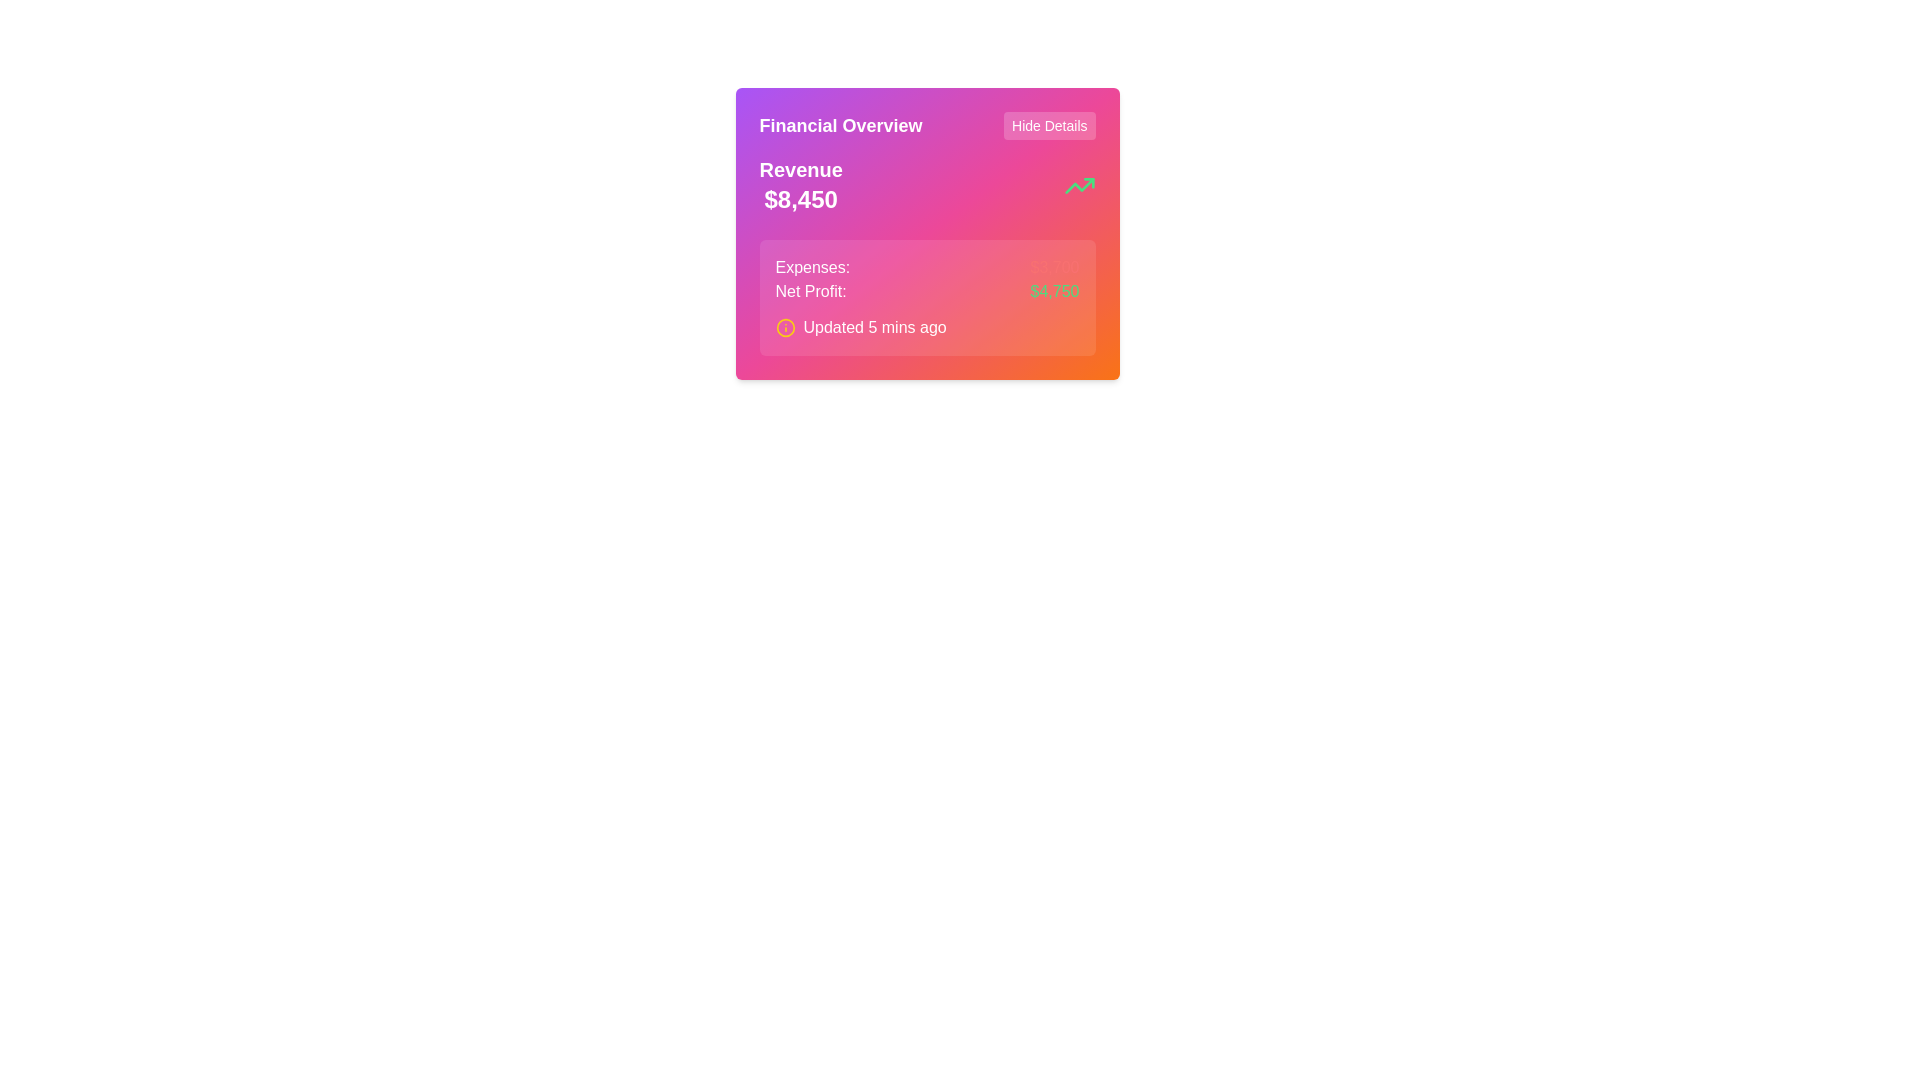 Image resolution: width=1920 pixels, height=1080 pixels. I want to click on the informational label with an icon that provides a timestamp for when the data was last updated, located below the text 'Net Profit: $4,750', so click(926, 326).